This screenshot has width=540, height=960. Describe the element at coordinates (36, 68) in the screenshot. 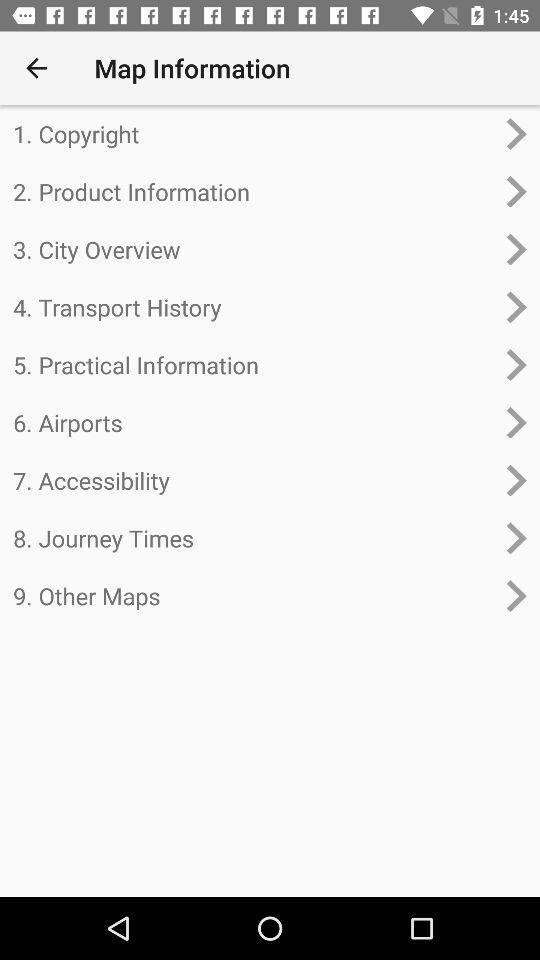

I see `item next to map information` at that location.